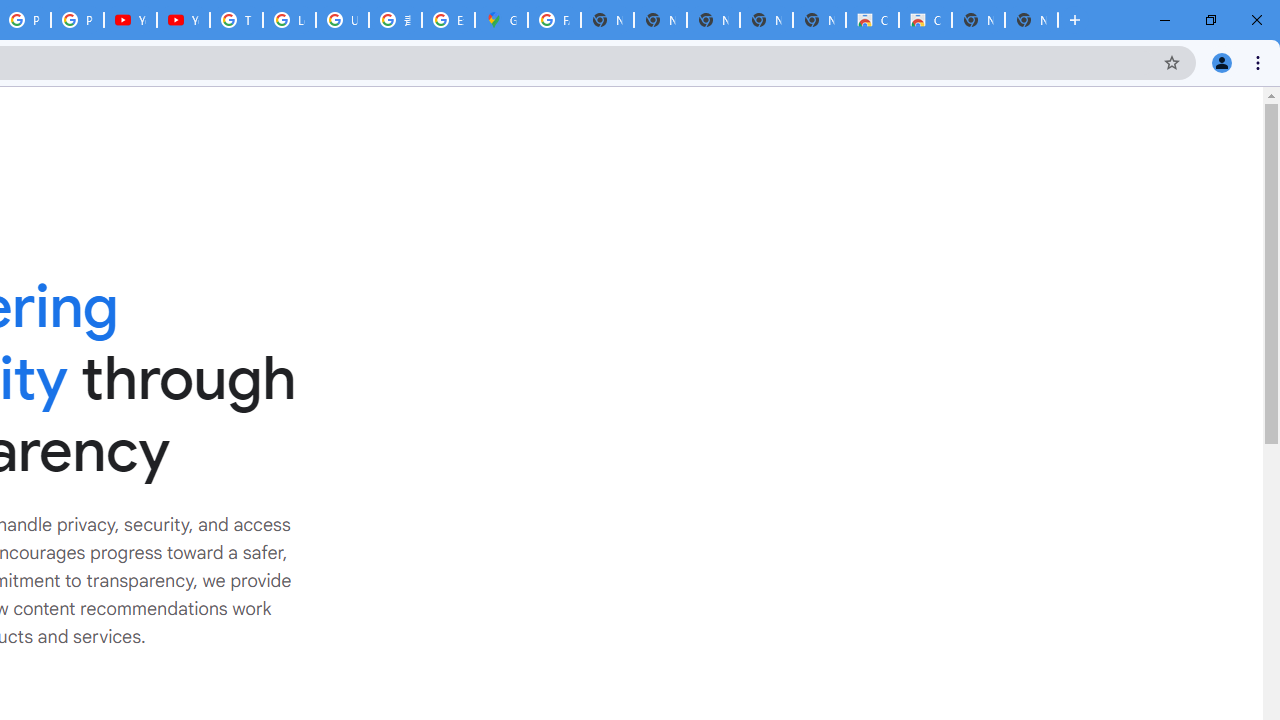 The height and width of the screenshot is (720, 1280). Describe the element at coordinates (447, 20) in the screenshot. I see `'Explore new street-level details - Google Maps Help'` at that location.